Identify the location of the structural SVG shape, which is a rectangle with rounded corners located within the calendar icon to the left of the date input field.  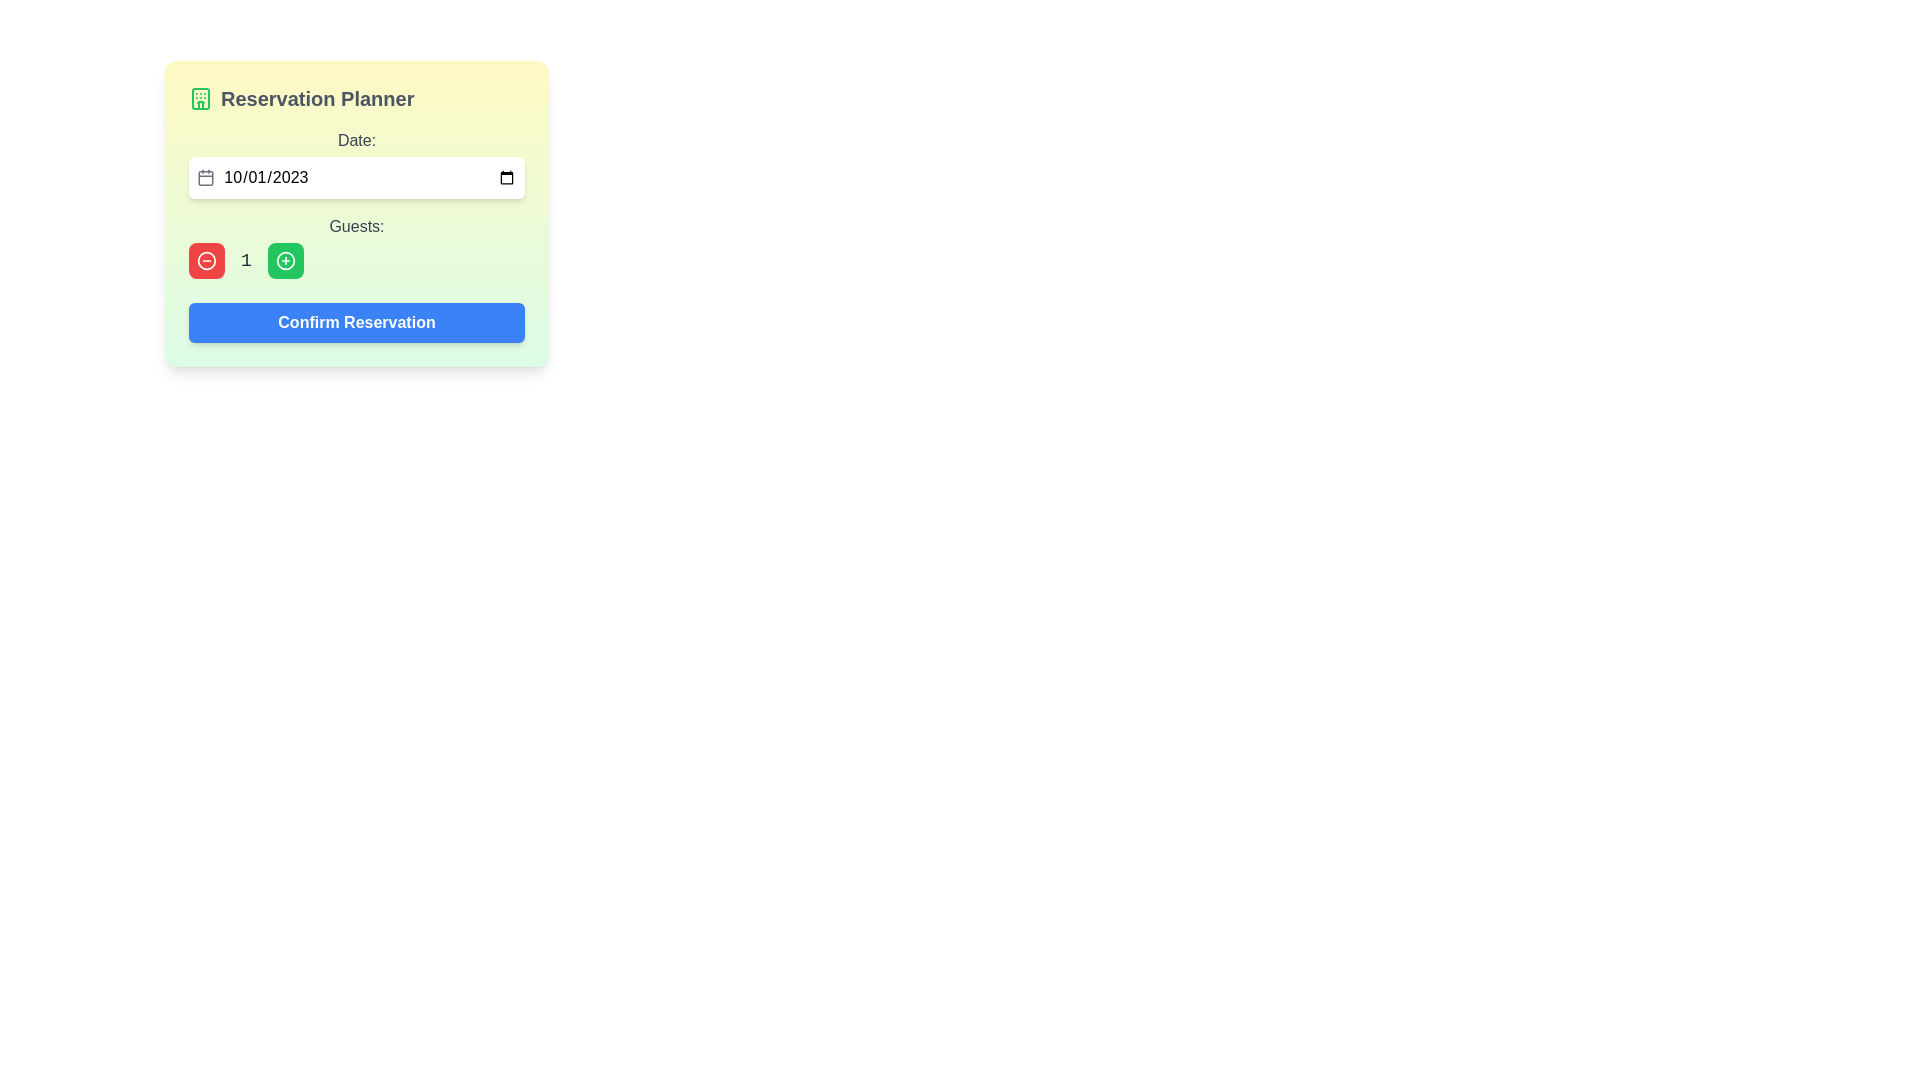
(206, 177).